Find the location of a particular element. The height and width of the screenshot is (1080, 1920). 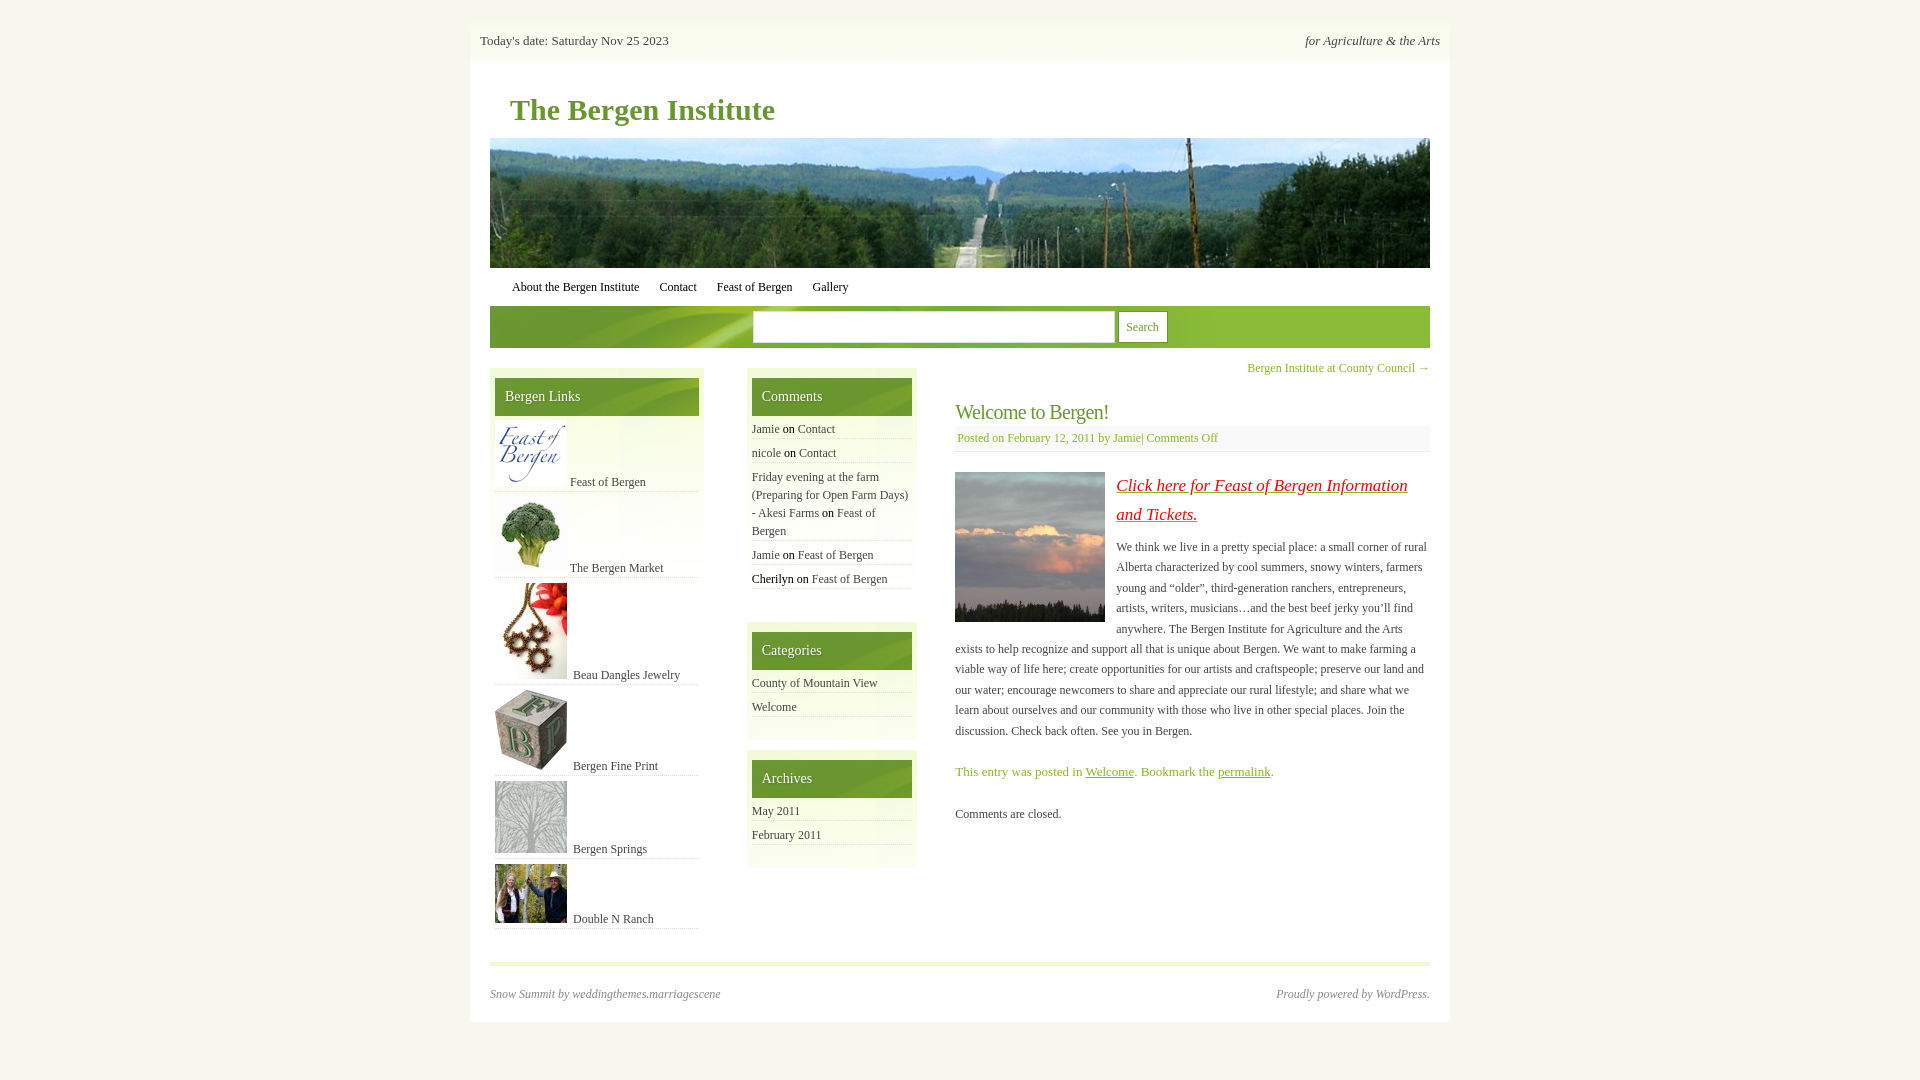

'About the Bergen Institute' is located at coordinates (574, 286).